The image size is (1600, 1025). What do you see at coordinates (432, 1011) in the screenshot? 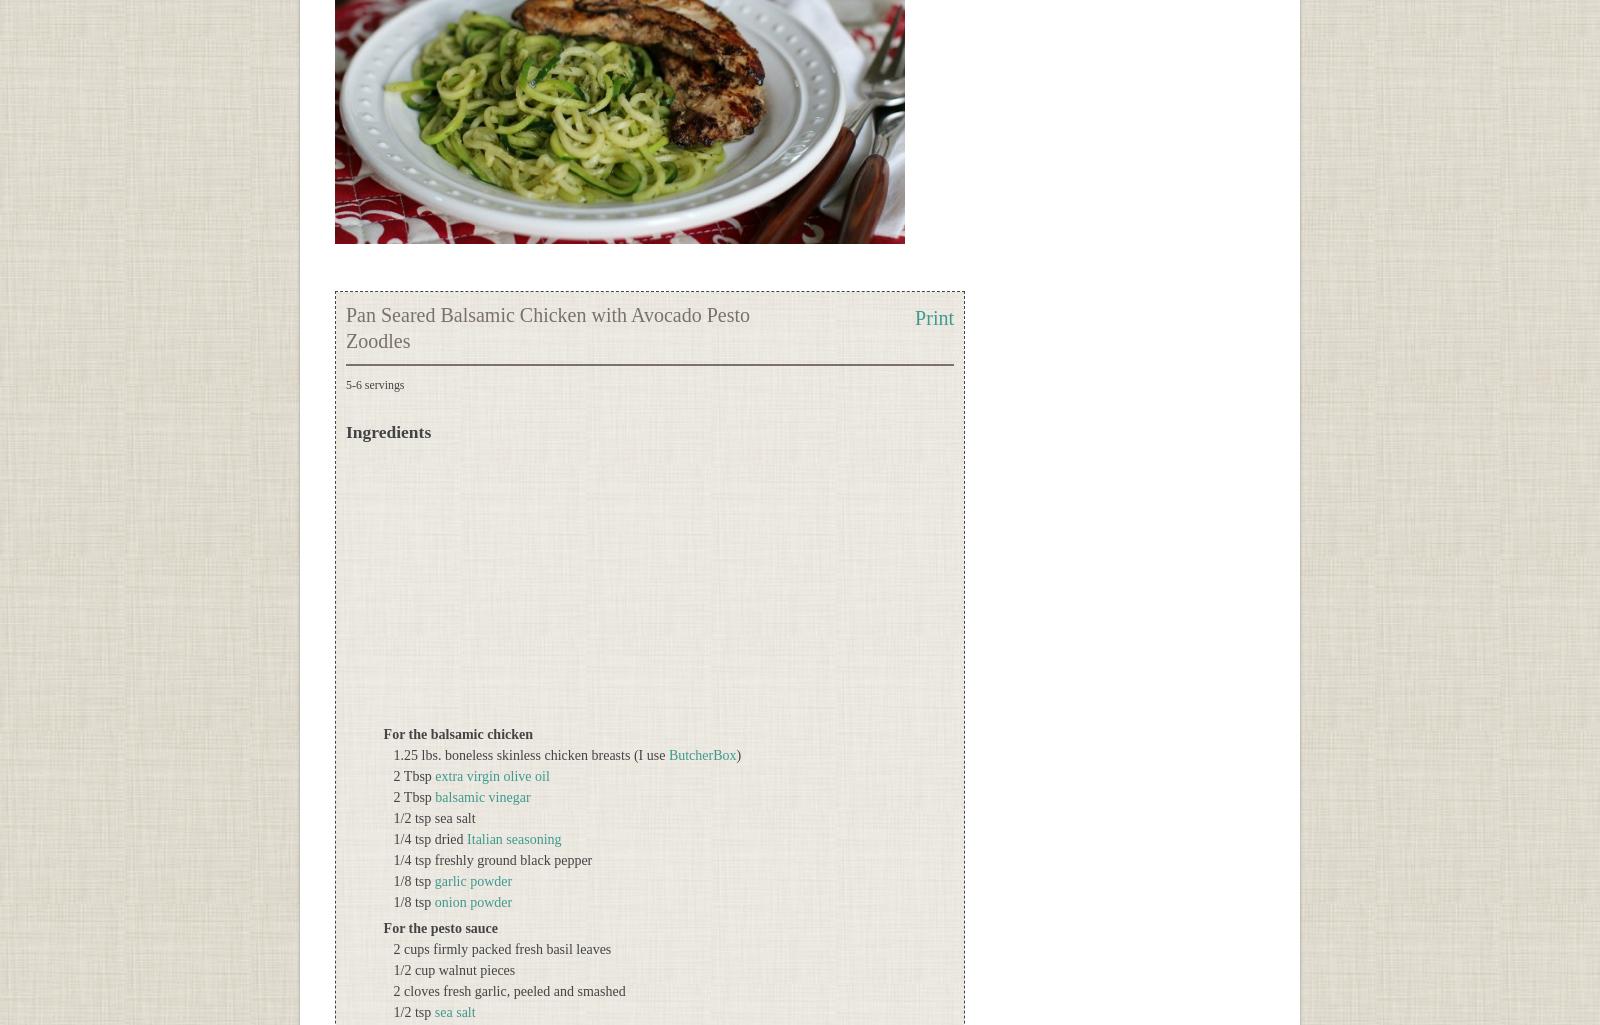
I see `'sea salt'` at bounding box center [432, 1011].